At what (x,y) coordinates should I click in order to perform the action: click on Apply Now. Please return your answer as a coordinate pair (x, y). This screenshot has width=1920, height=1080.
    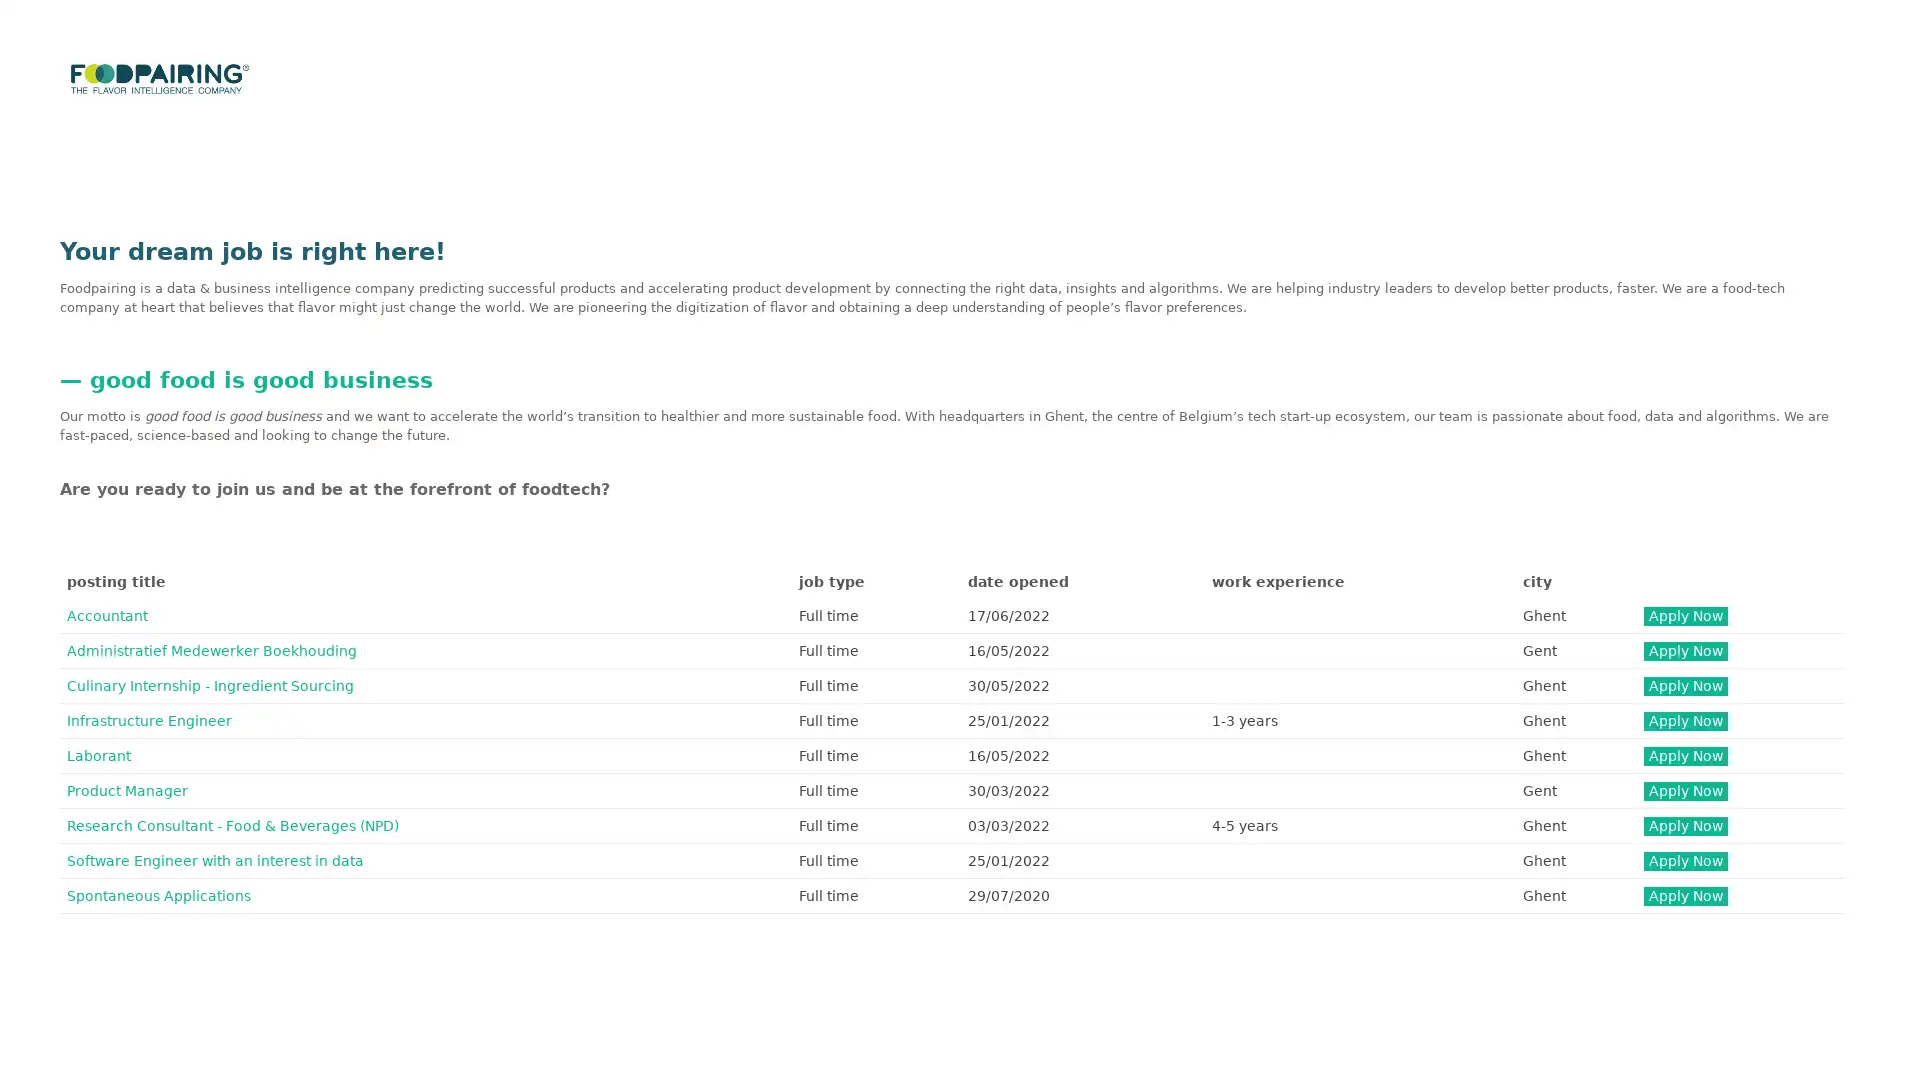
    Looking at the image, I should click on (1683, 789).